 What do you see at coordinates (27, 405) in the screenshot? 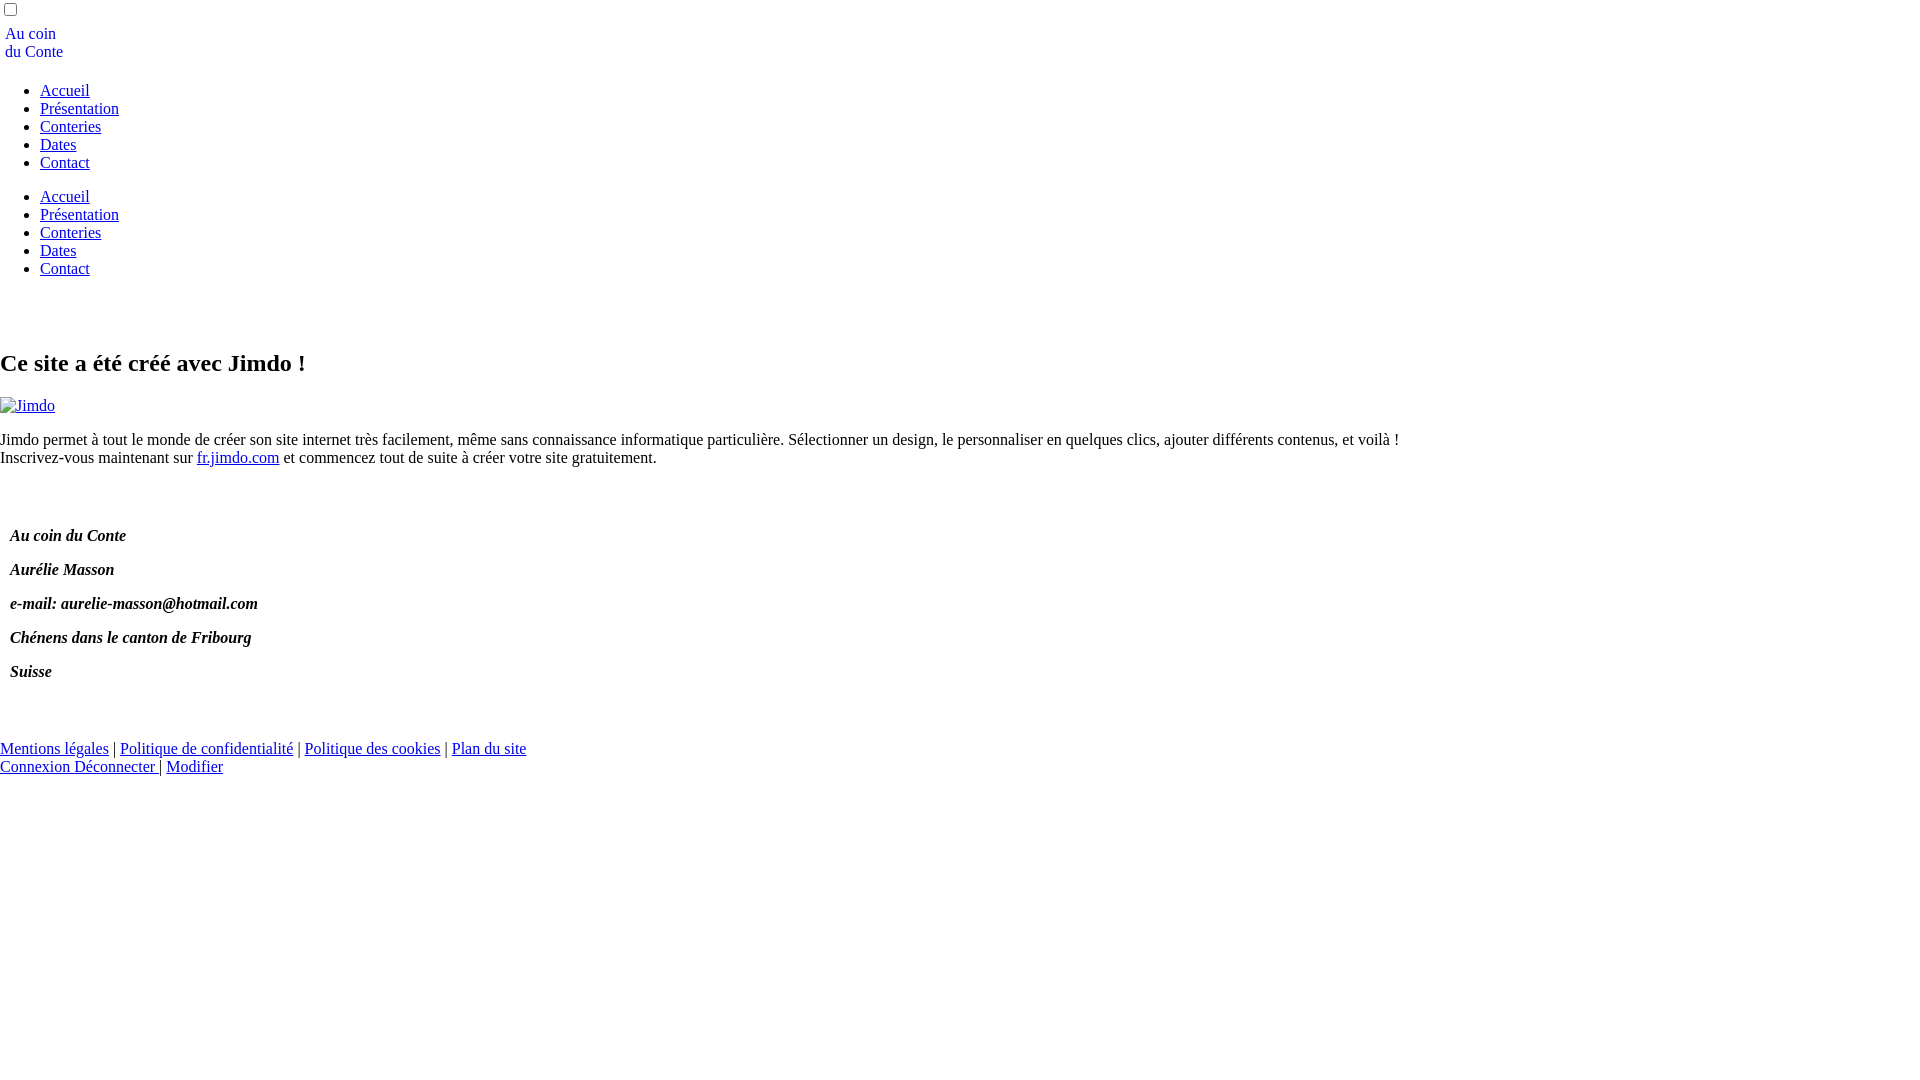
I see `'Jimdo'` at bounding box center [27, 405].